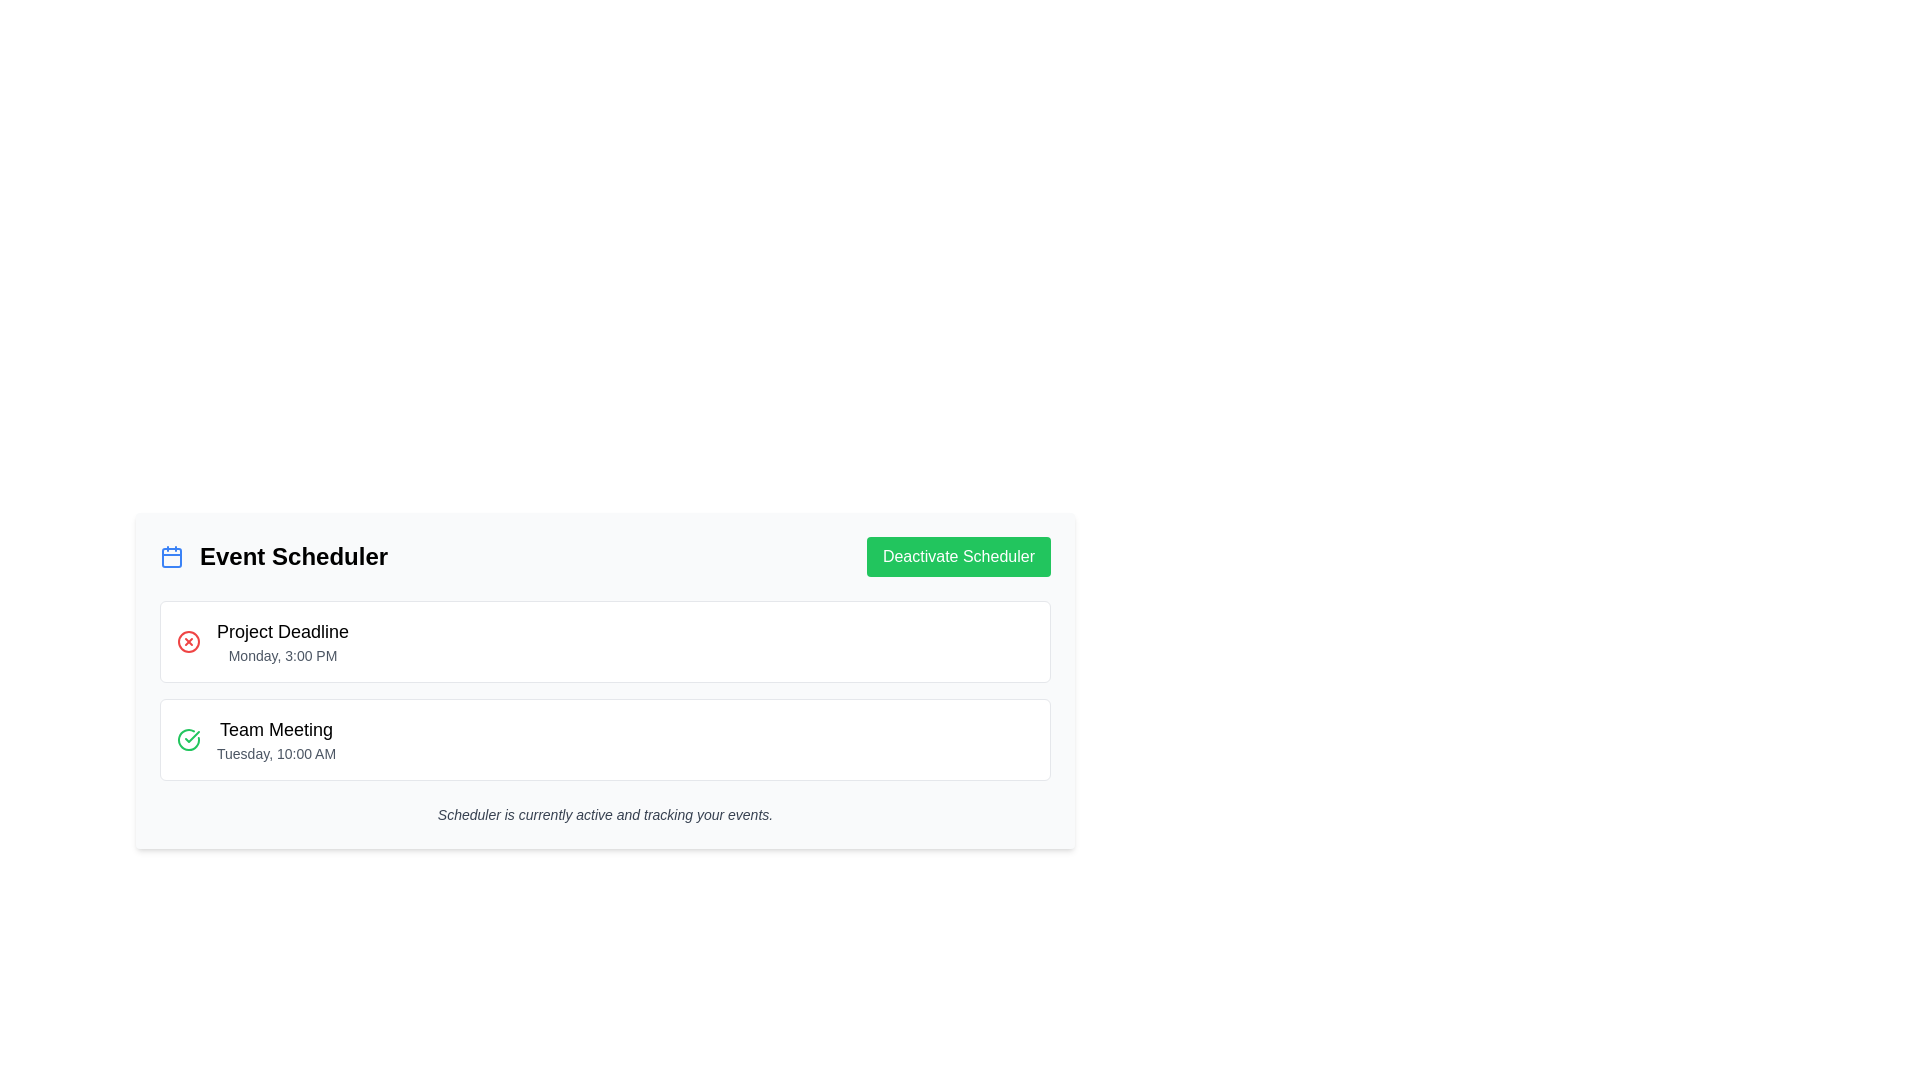 This screenshot has height=1080, width=1920. Describe the element at coordinates (275, 740) in the screenshot. I see `scheduled time of the second event entry under 'Event Scheduler', which provides information about an upcoming event` at that location.